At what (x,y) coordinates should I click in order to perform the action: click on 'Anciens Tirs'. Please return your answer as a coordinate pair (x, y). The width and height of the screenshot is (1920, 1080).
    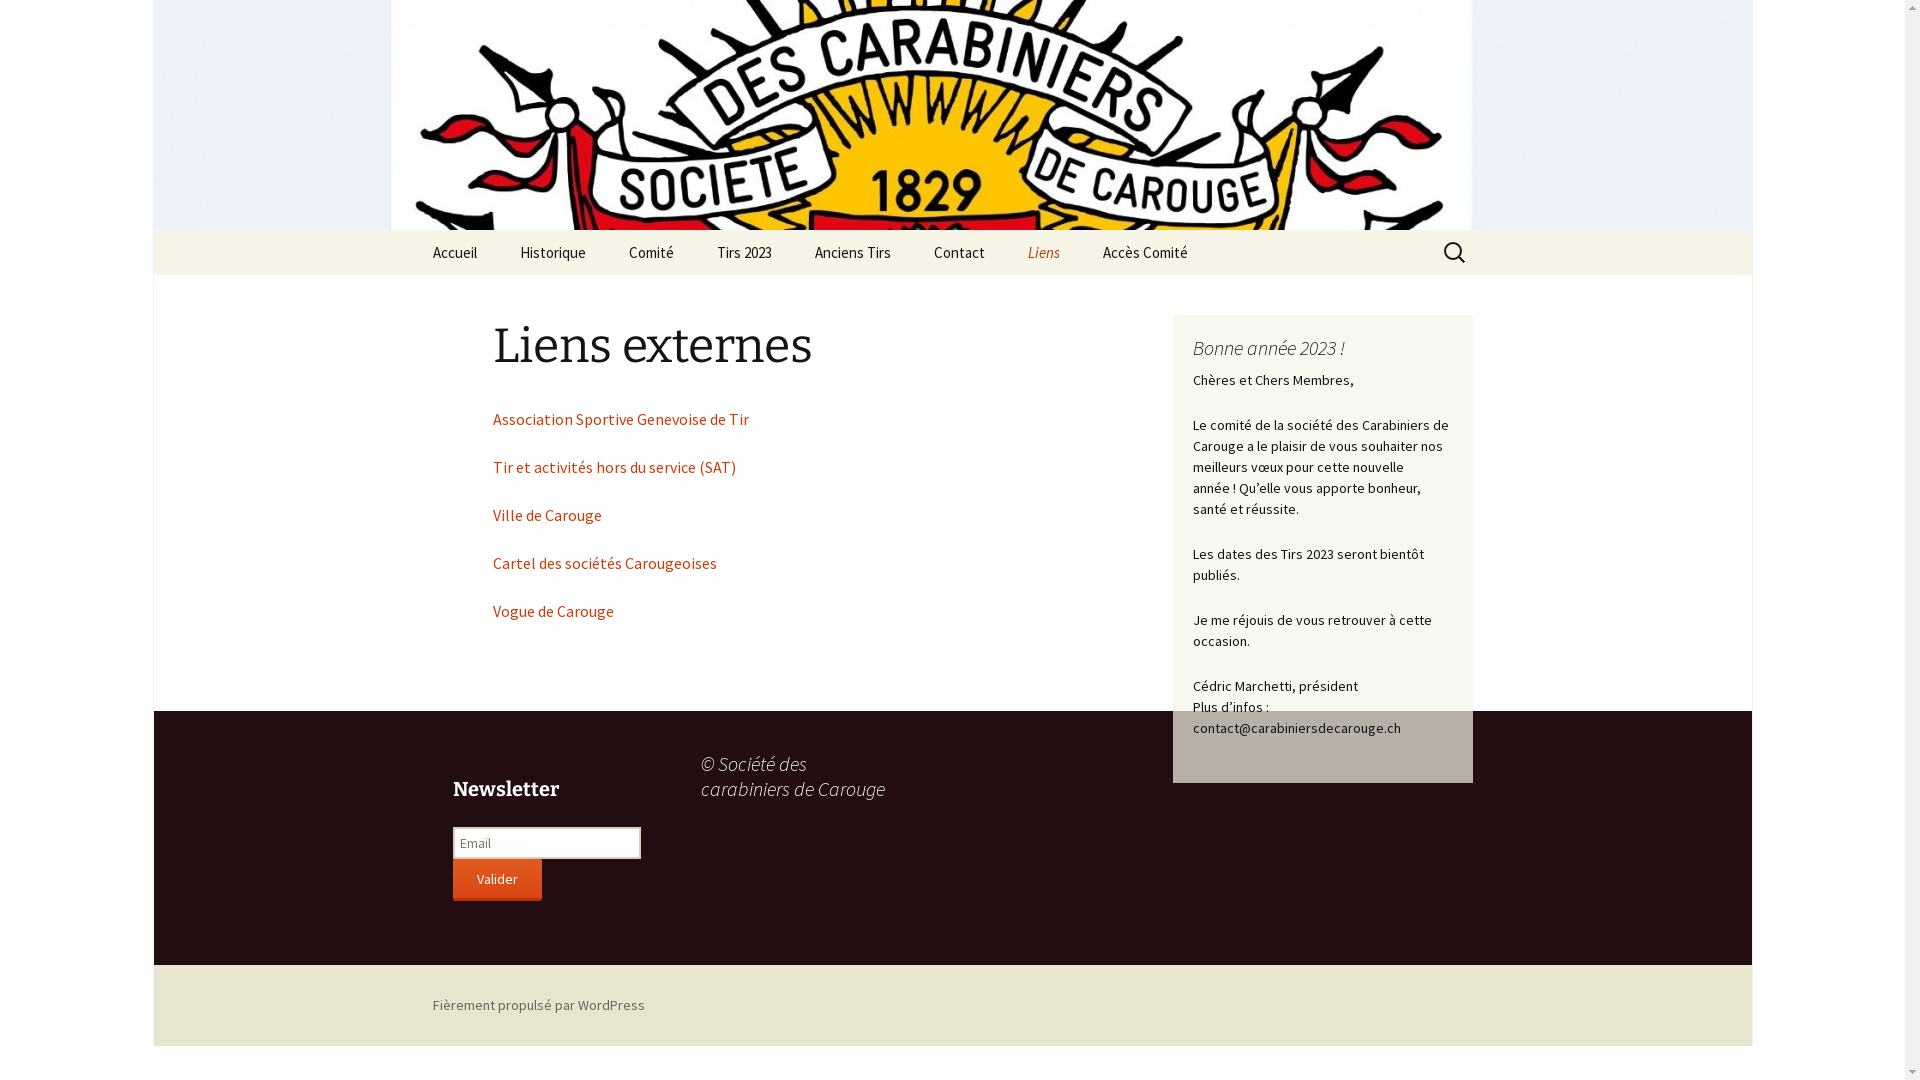
    Looking at the image, I should click on (792, 251).